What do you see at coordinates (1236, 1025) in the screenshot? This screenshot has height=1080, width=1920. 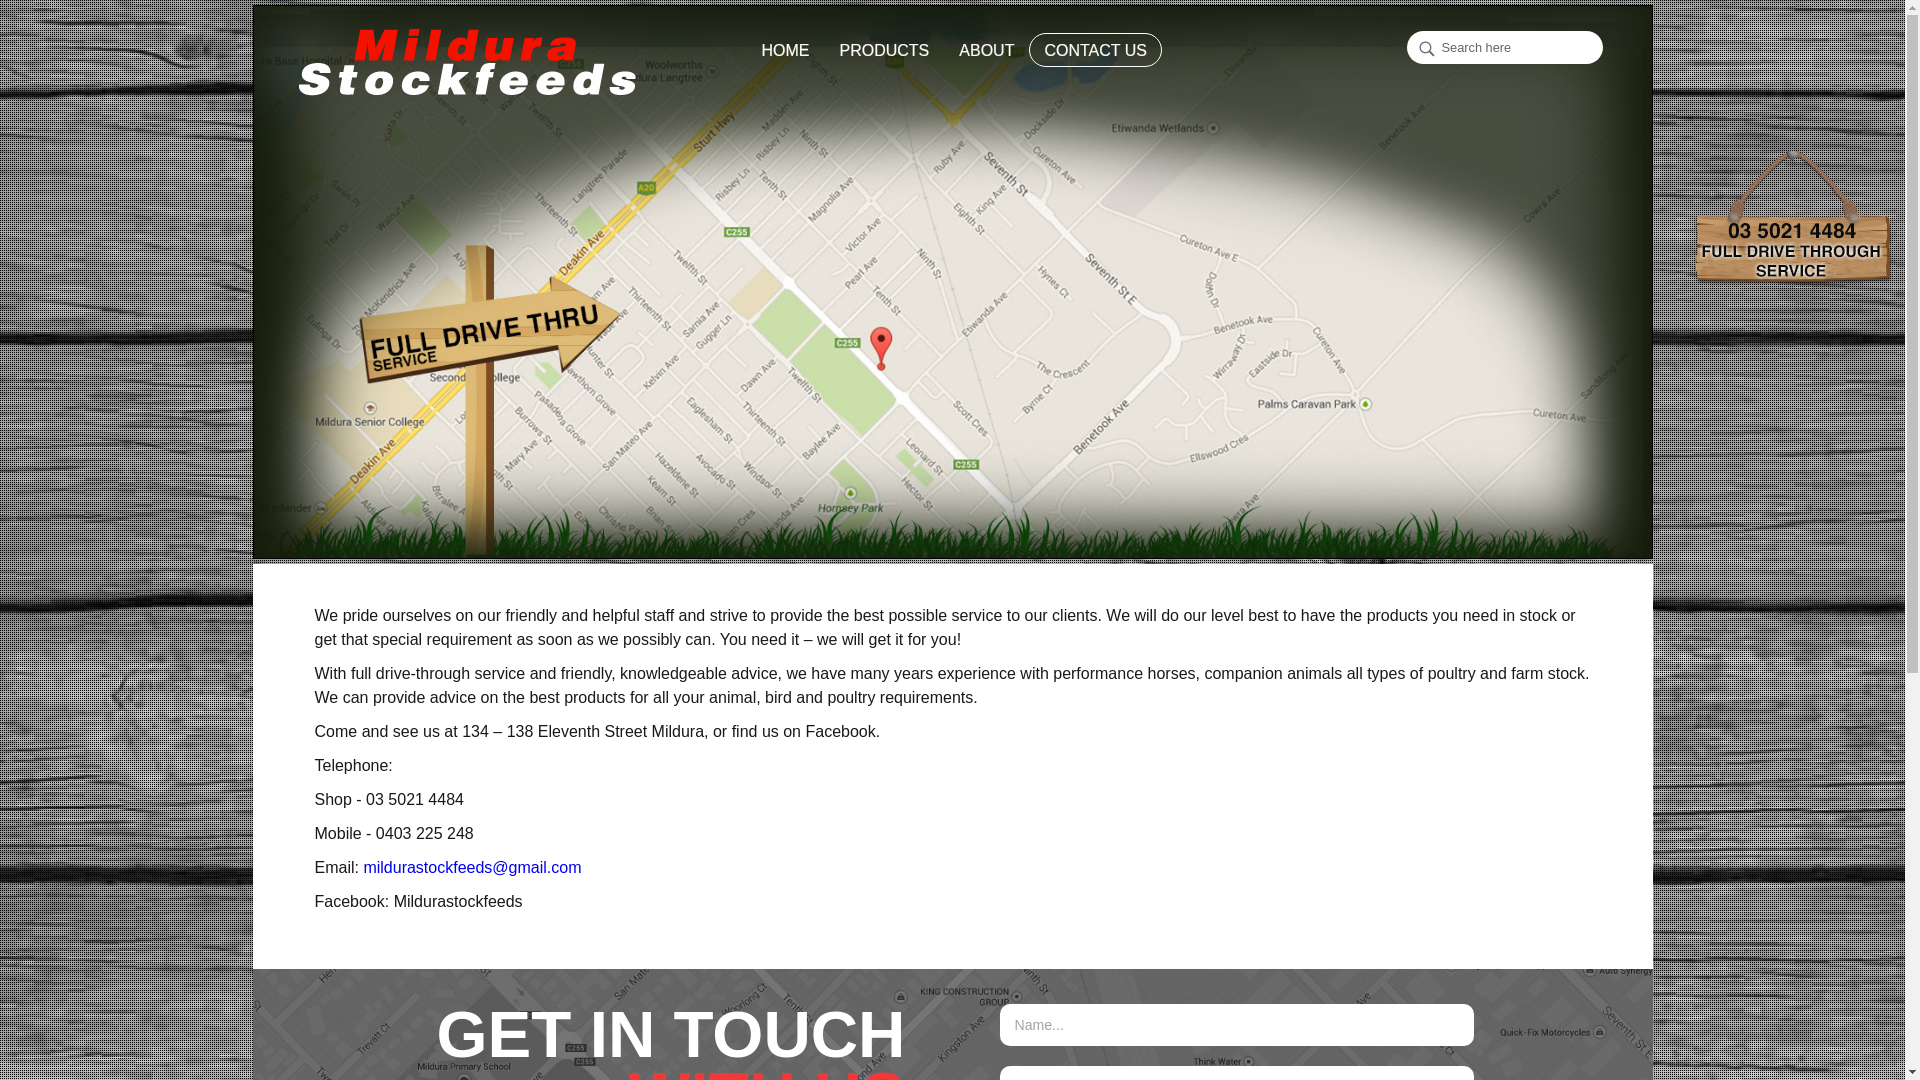 I see `'Name...'` at bounding box center [1236, 1025].